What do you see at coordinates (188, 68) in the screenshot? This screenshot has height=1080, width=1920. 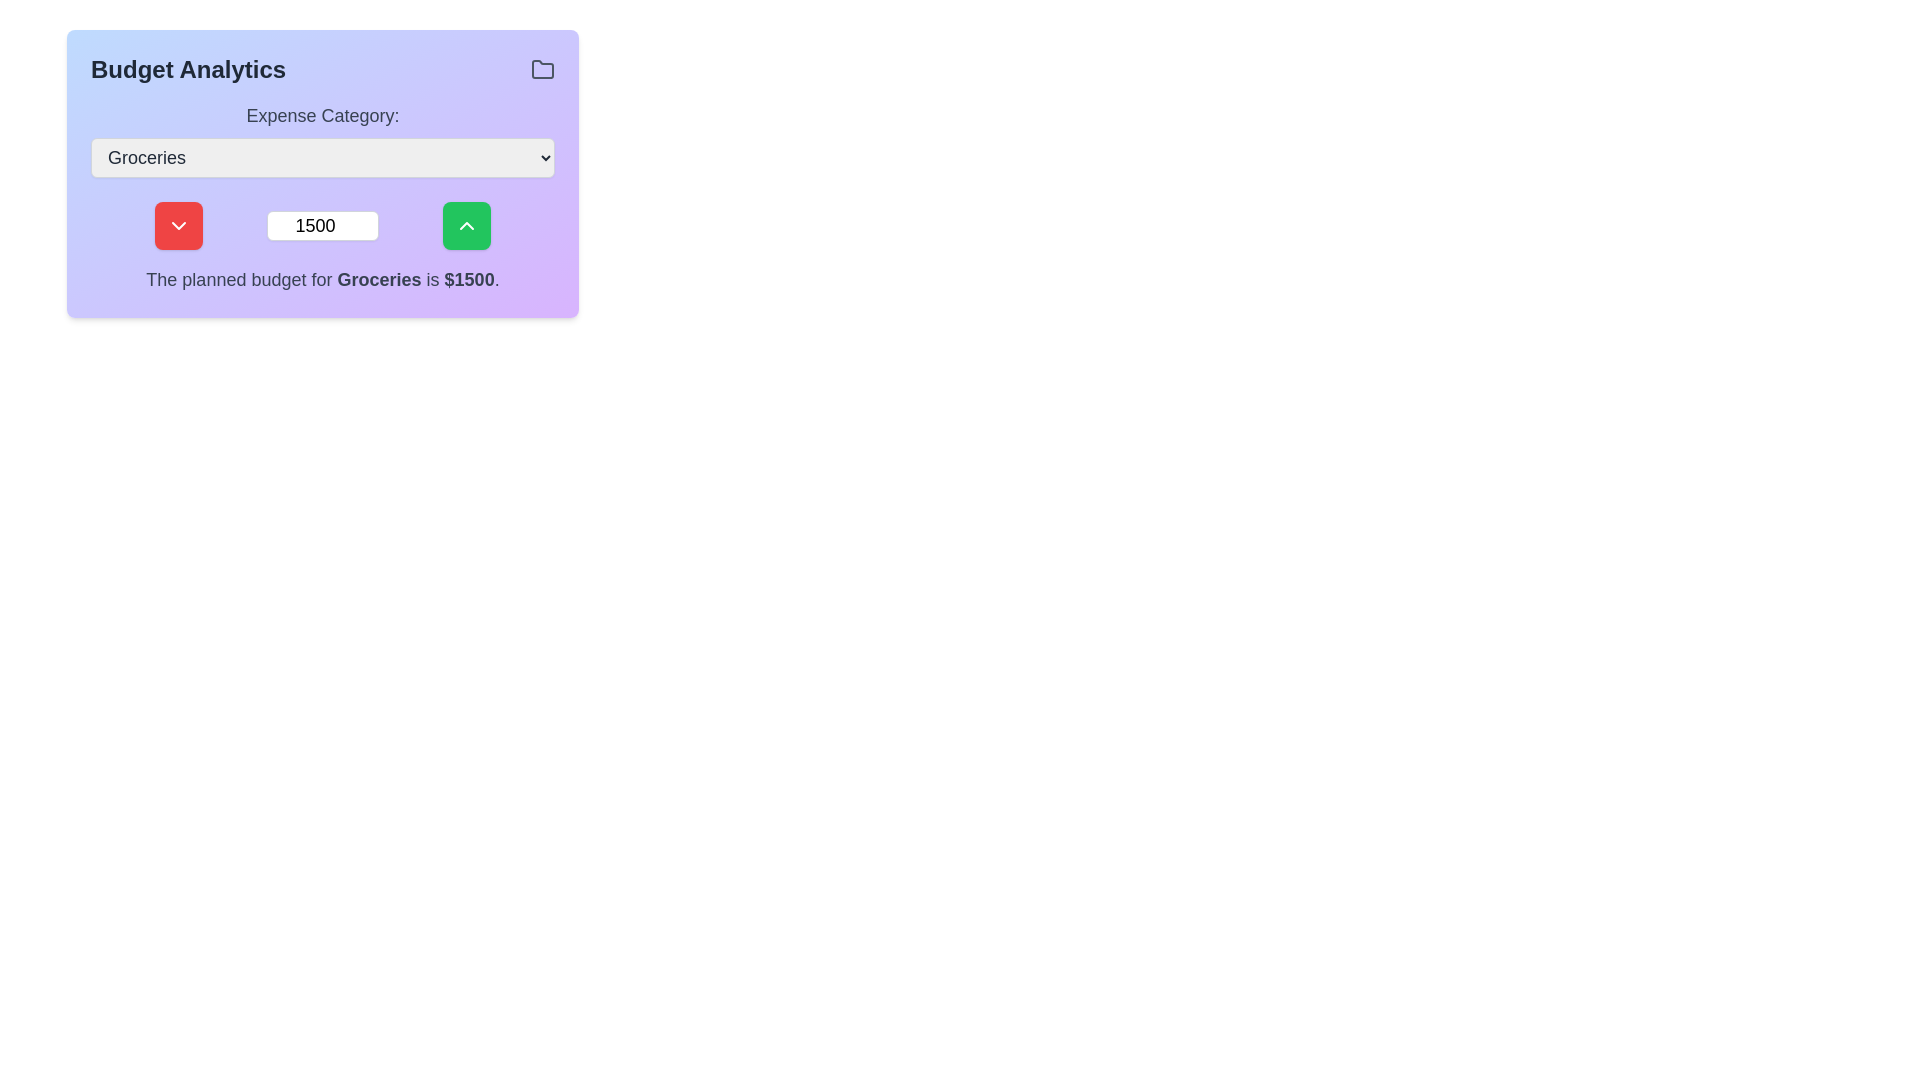 I see `text from the bold 'Budget Analytics' label located at the top-left of the purple card-like structure` at bounding box center [188, 68].